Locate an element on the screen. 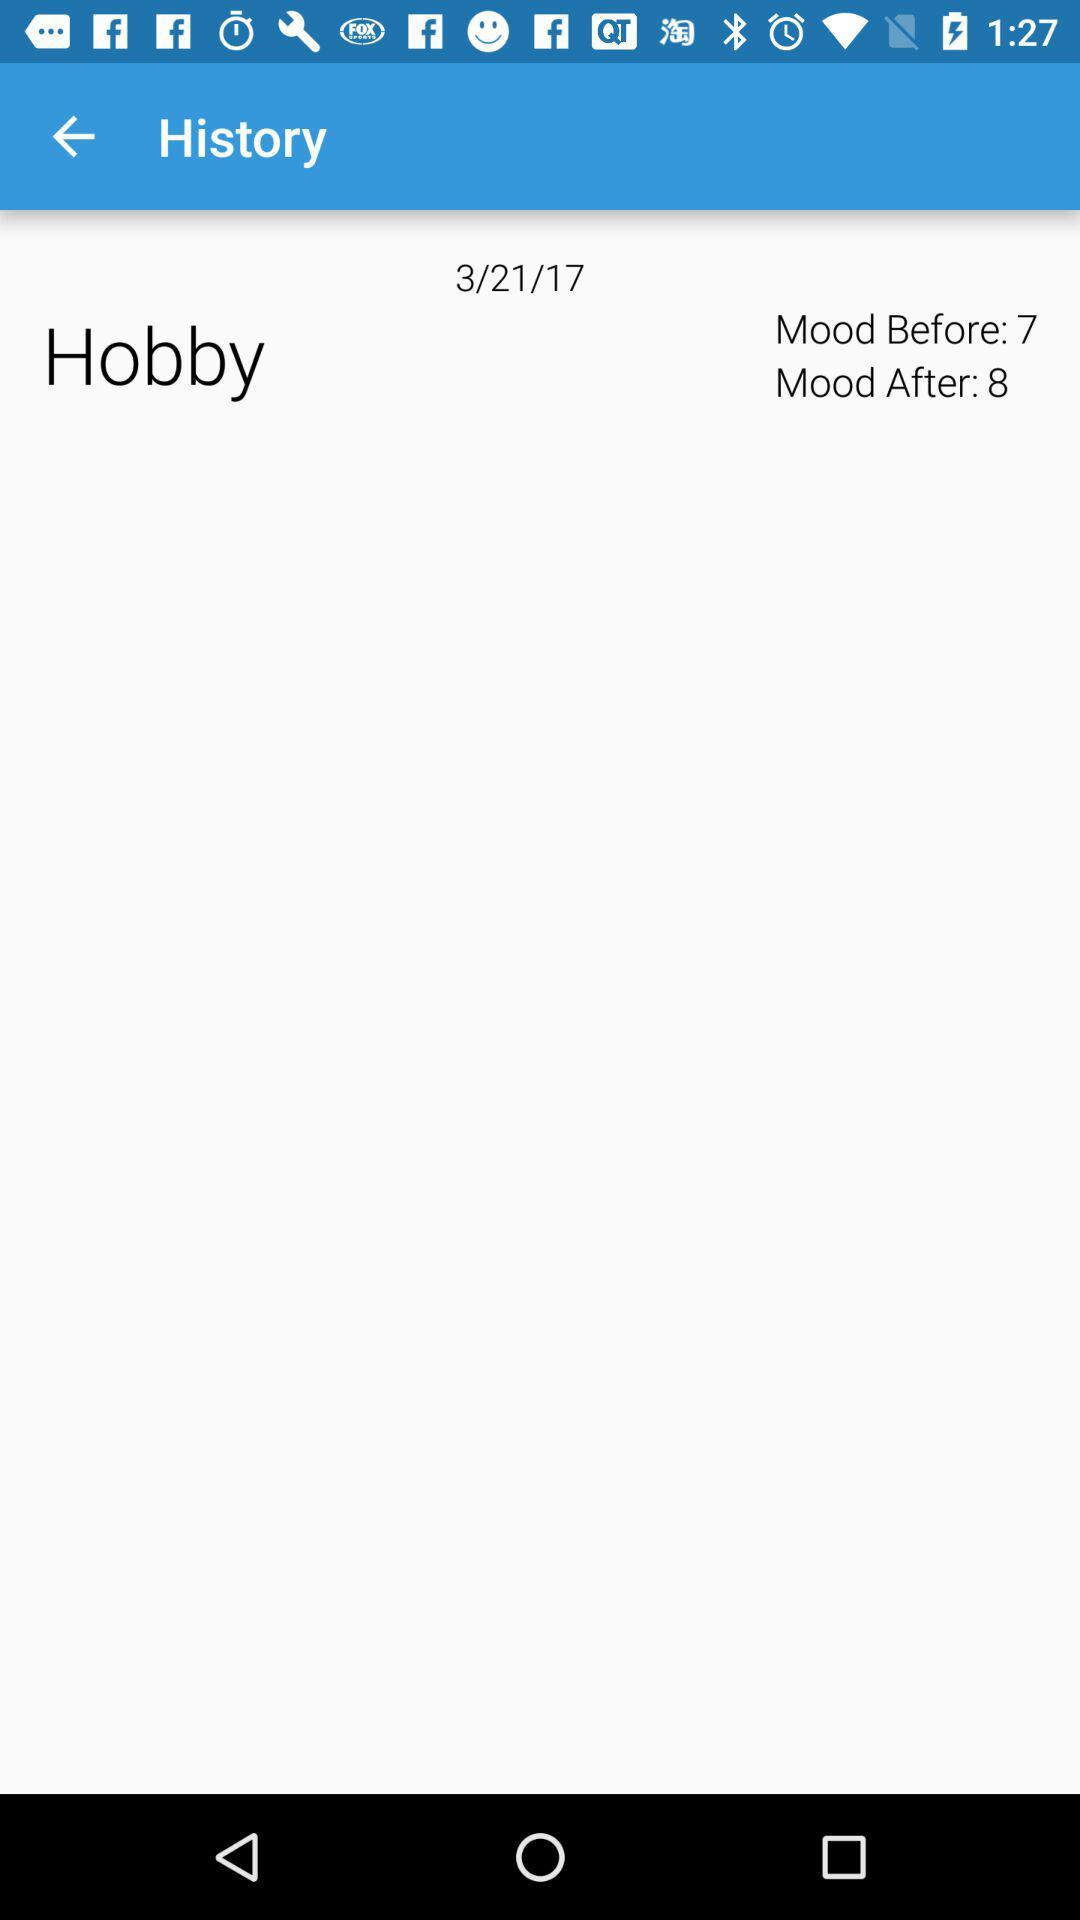  item below mood before: item is located at coordinates (997, 381).